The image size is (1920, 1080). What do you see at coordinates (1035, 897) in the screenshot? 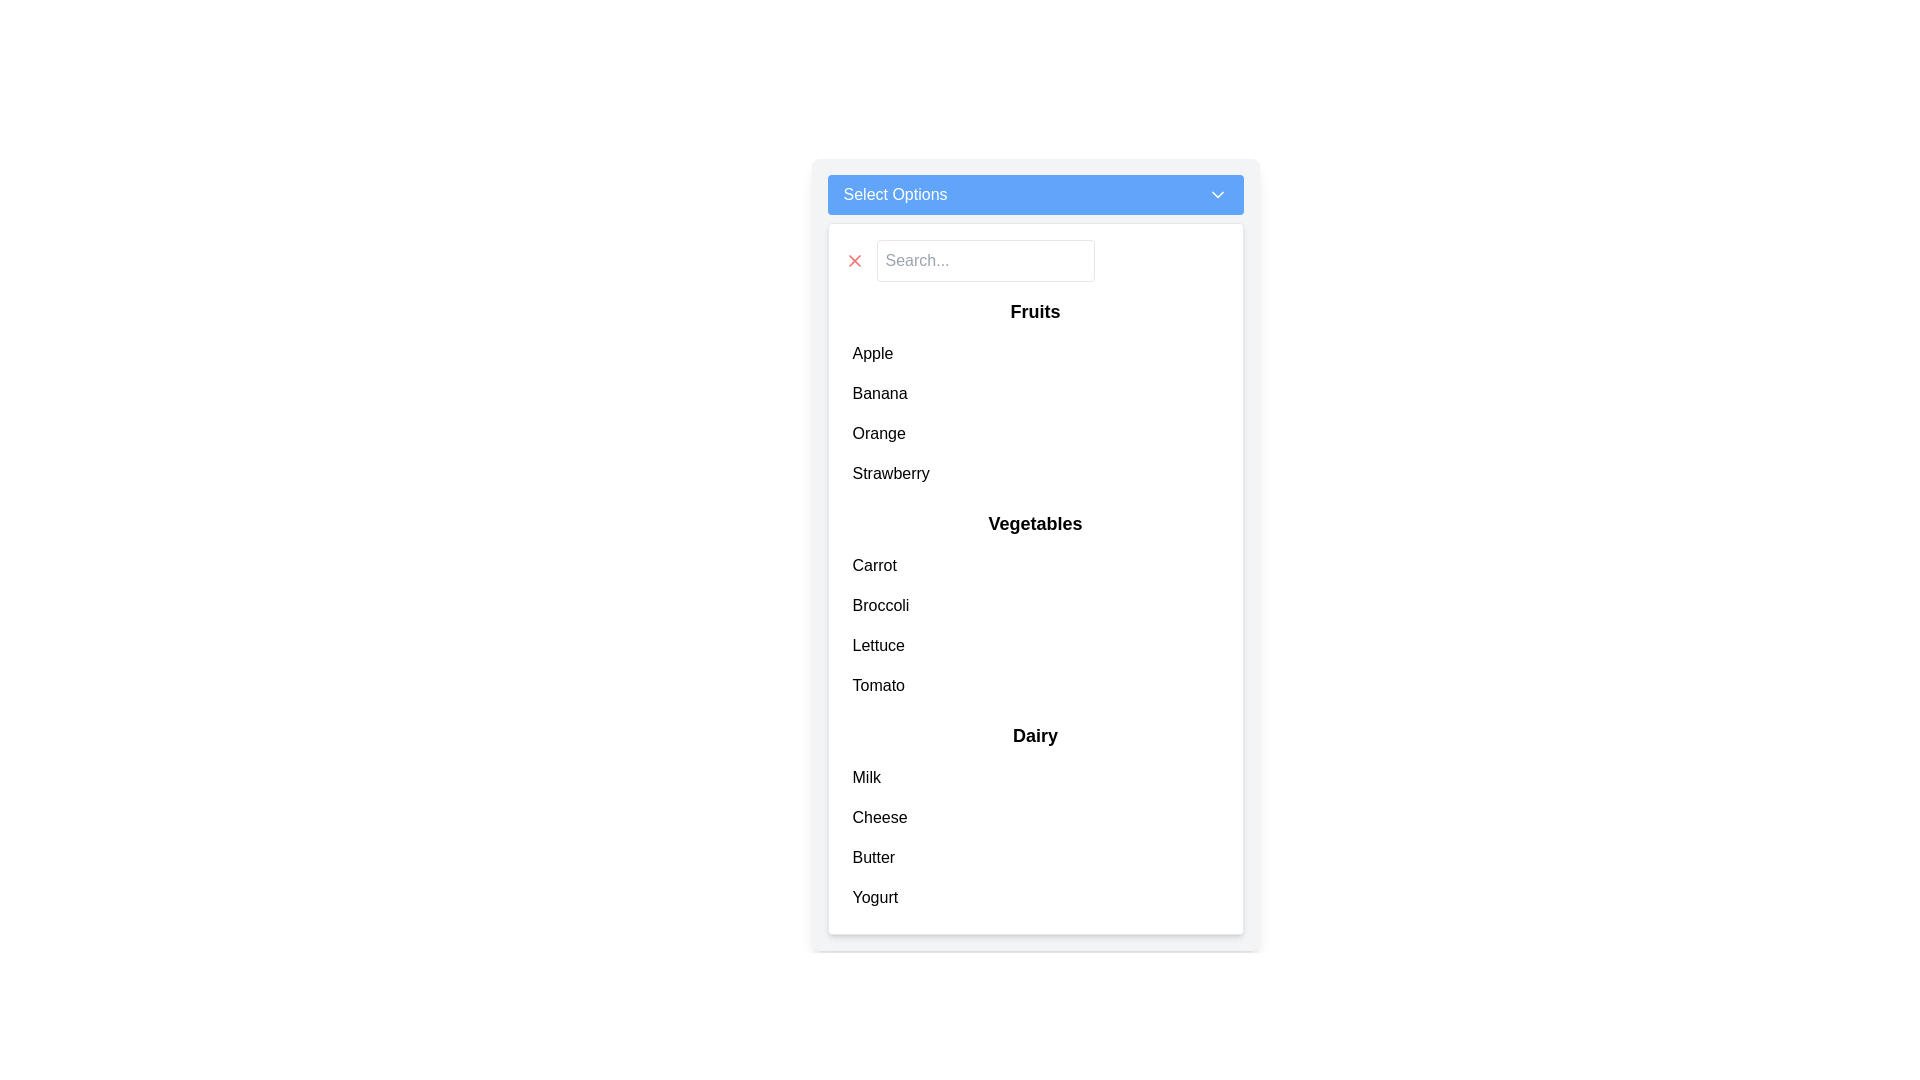
I see `the 'Yogurt' list item in the 'Dairy' section to navigate` at bounding box center [1035, 897].